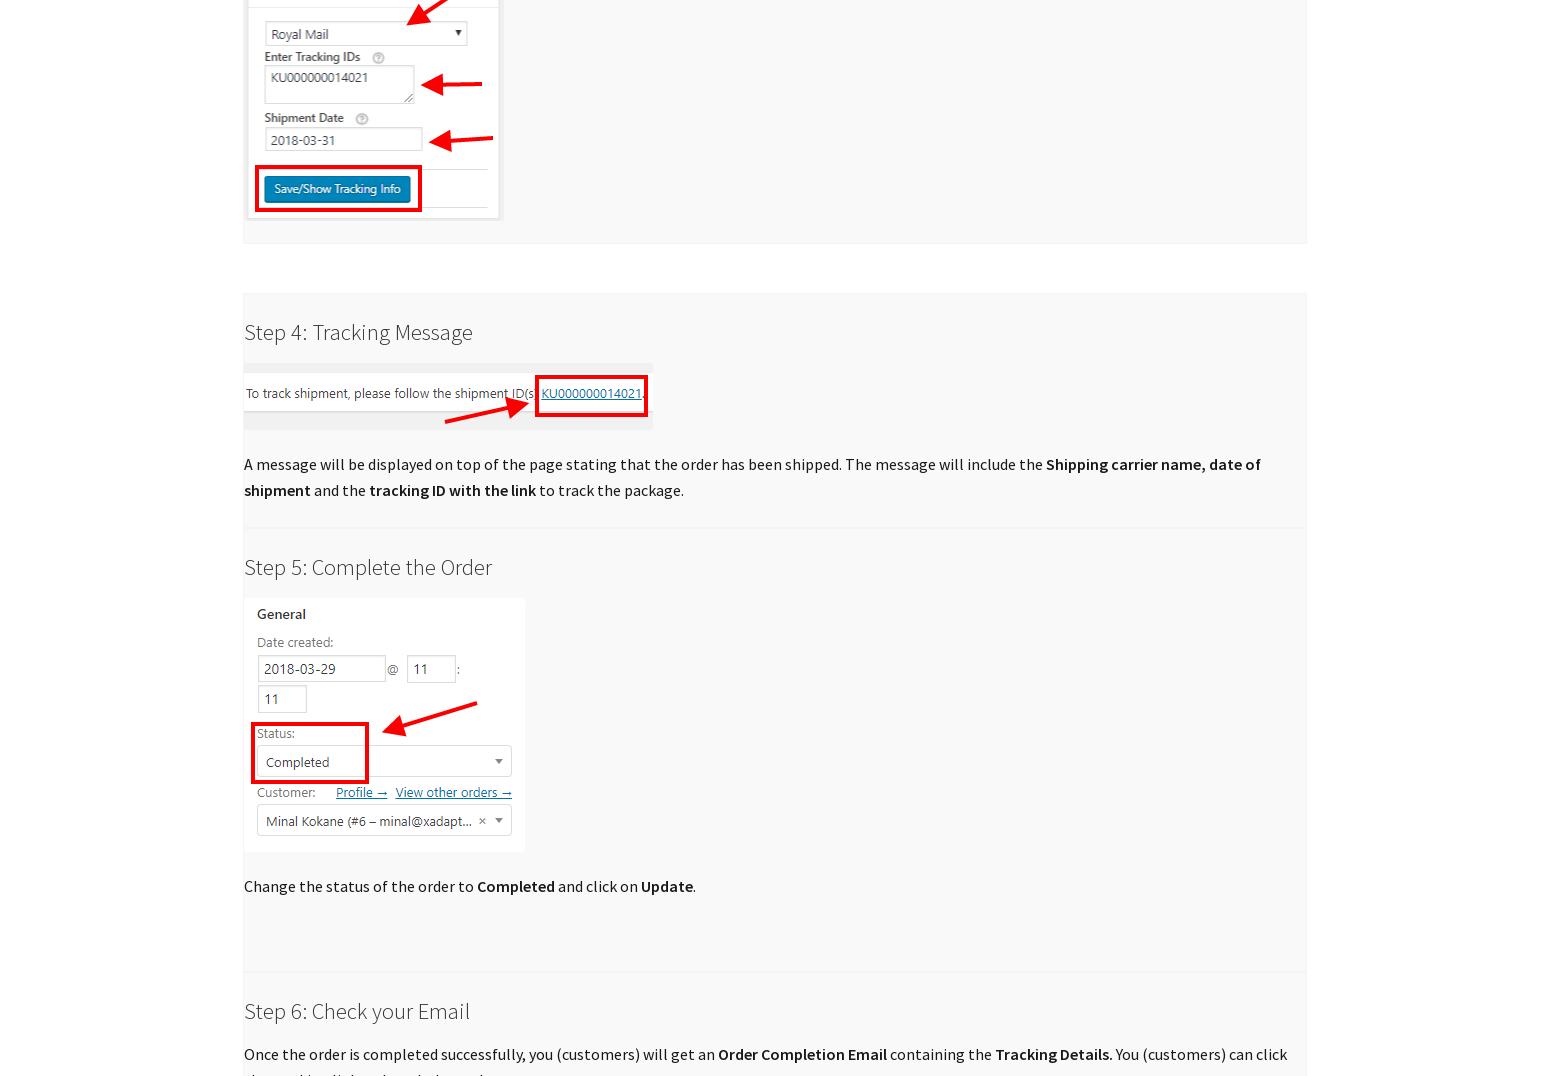 This screenshot has height=1076, width=1550. What do you see at coordinates (243, 1054) in the screenshot?
I see `'Once the order is completed successfully, you (customers) will get an'` at bounding box center [243, 1054].